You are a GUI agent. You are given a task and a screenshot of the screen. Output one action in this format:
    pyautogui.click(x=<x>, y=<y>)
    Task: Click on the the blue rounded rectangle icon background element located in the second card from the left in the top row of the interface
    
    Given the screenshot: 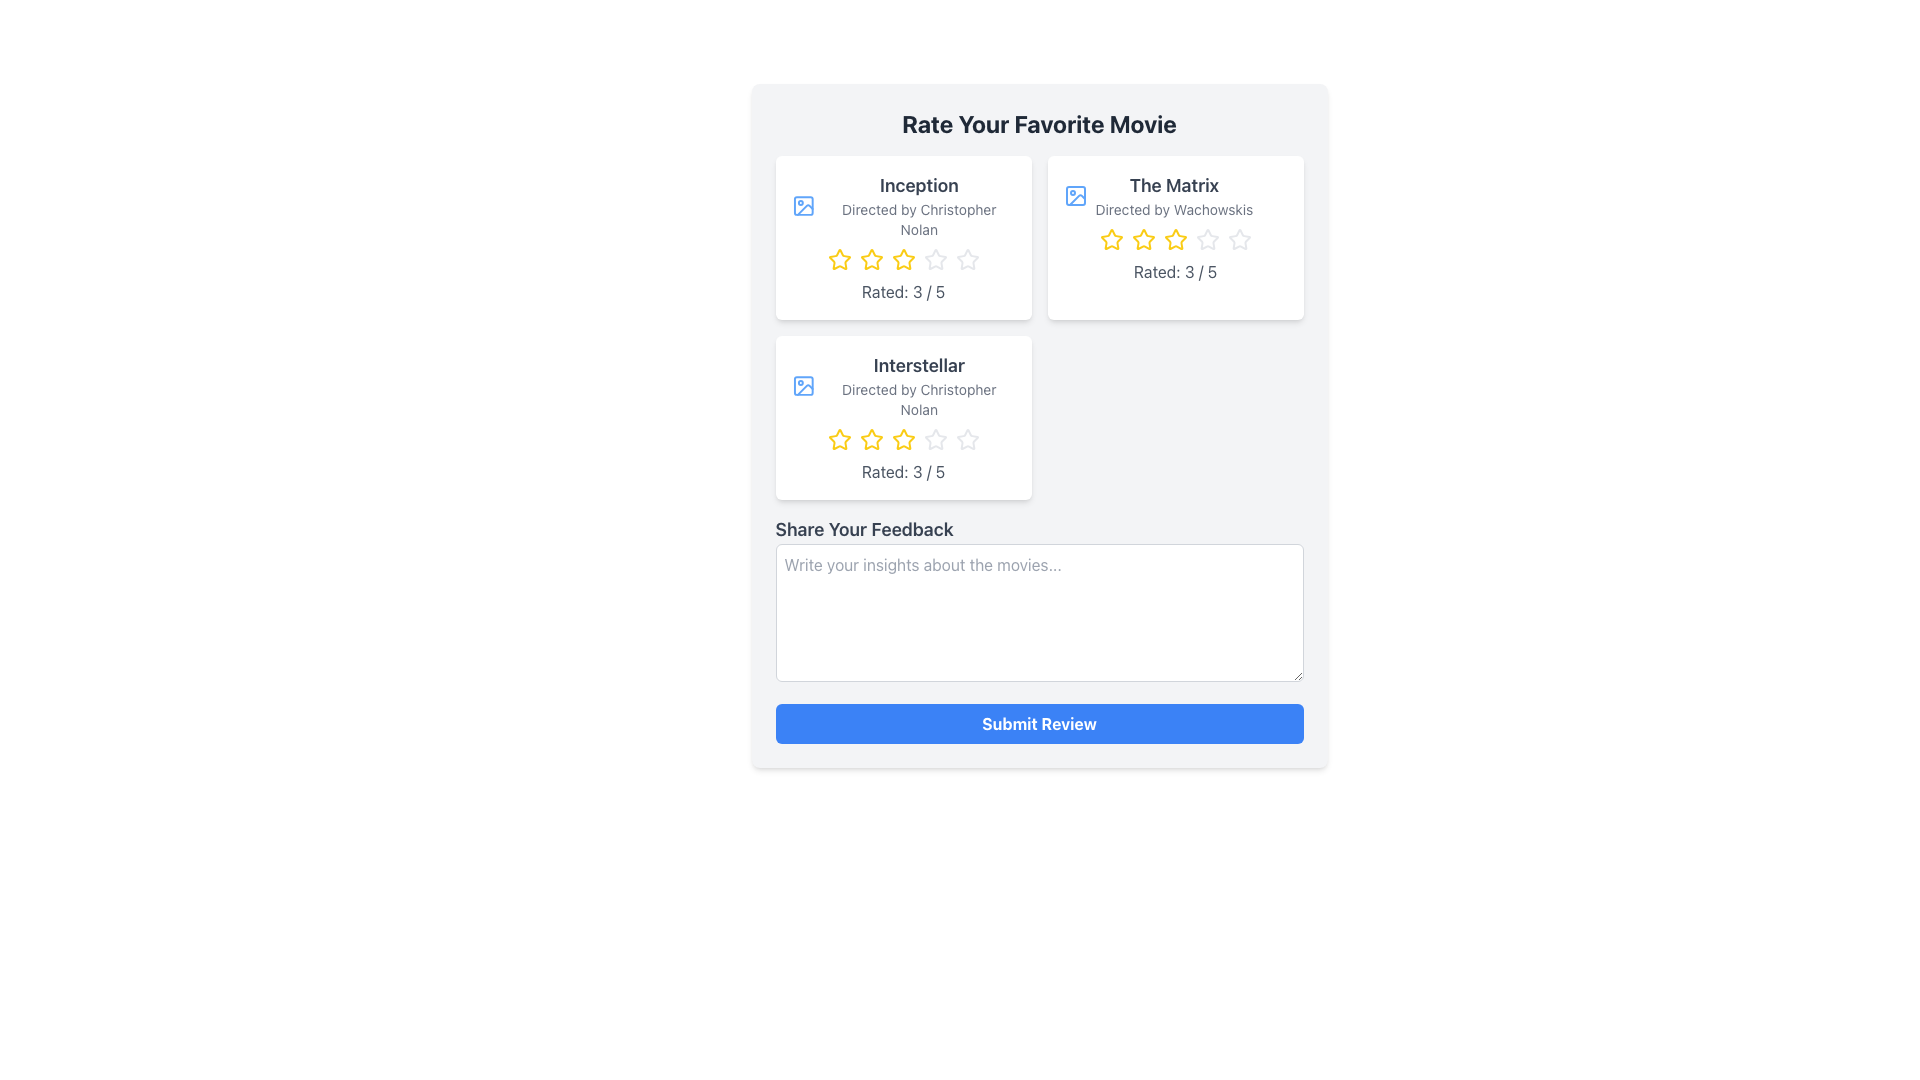 What is the action you would take?
    pyautogui.click(x=1074, y=196)
    